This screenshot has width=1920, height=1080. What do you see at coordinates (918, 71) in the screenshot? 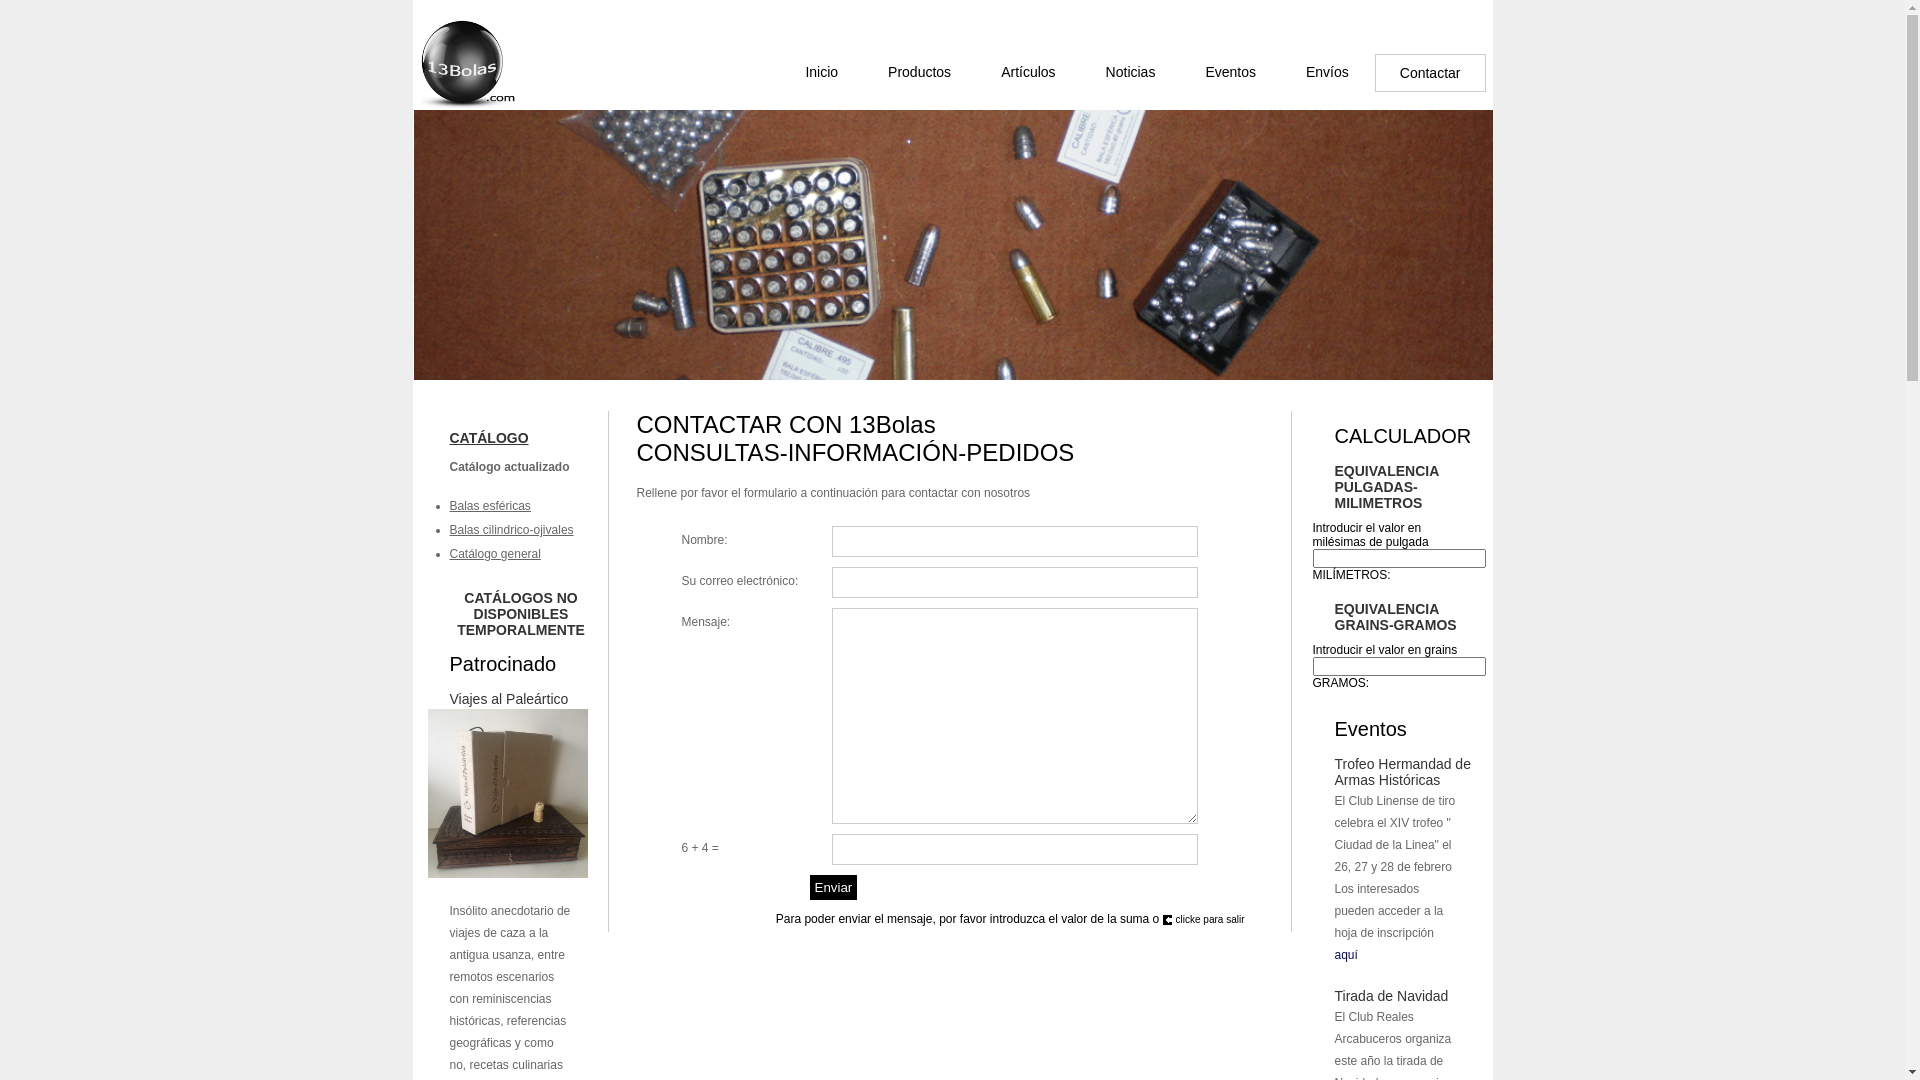
I see `'Productos'` at bounding box center [918, 71].